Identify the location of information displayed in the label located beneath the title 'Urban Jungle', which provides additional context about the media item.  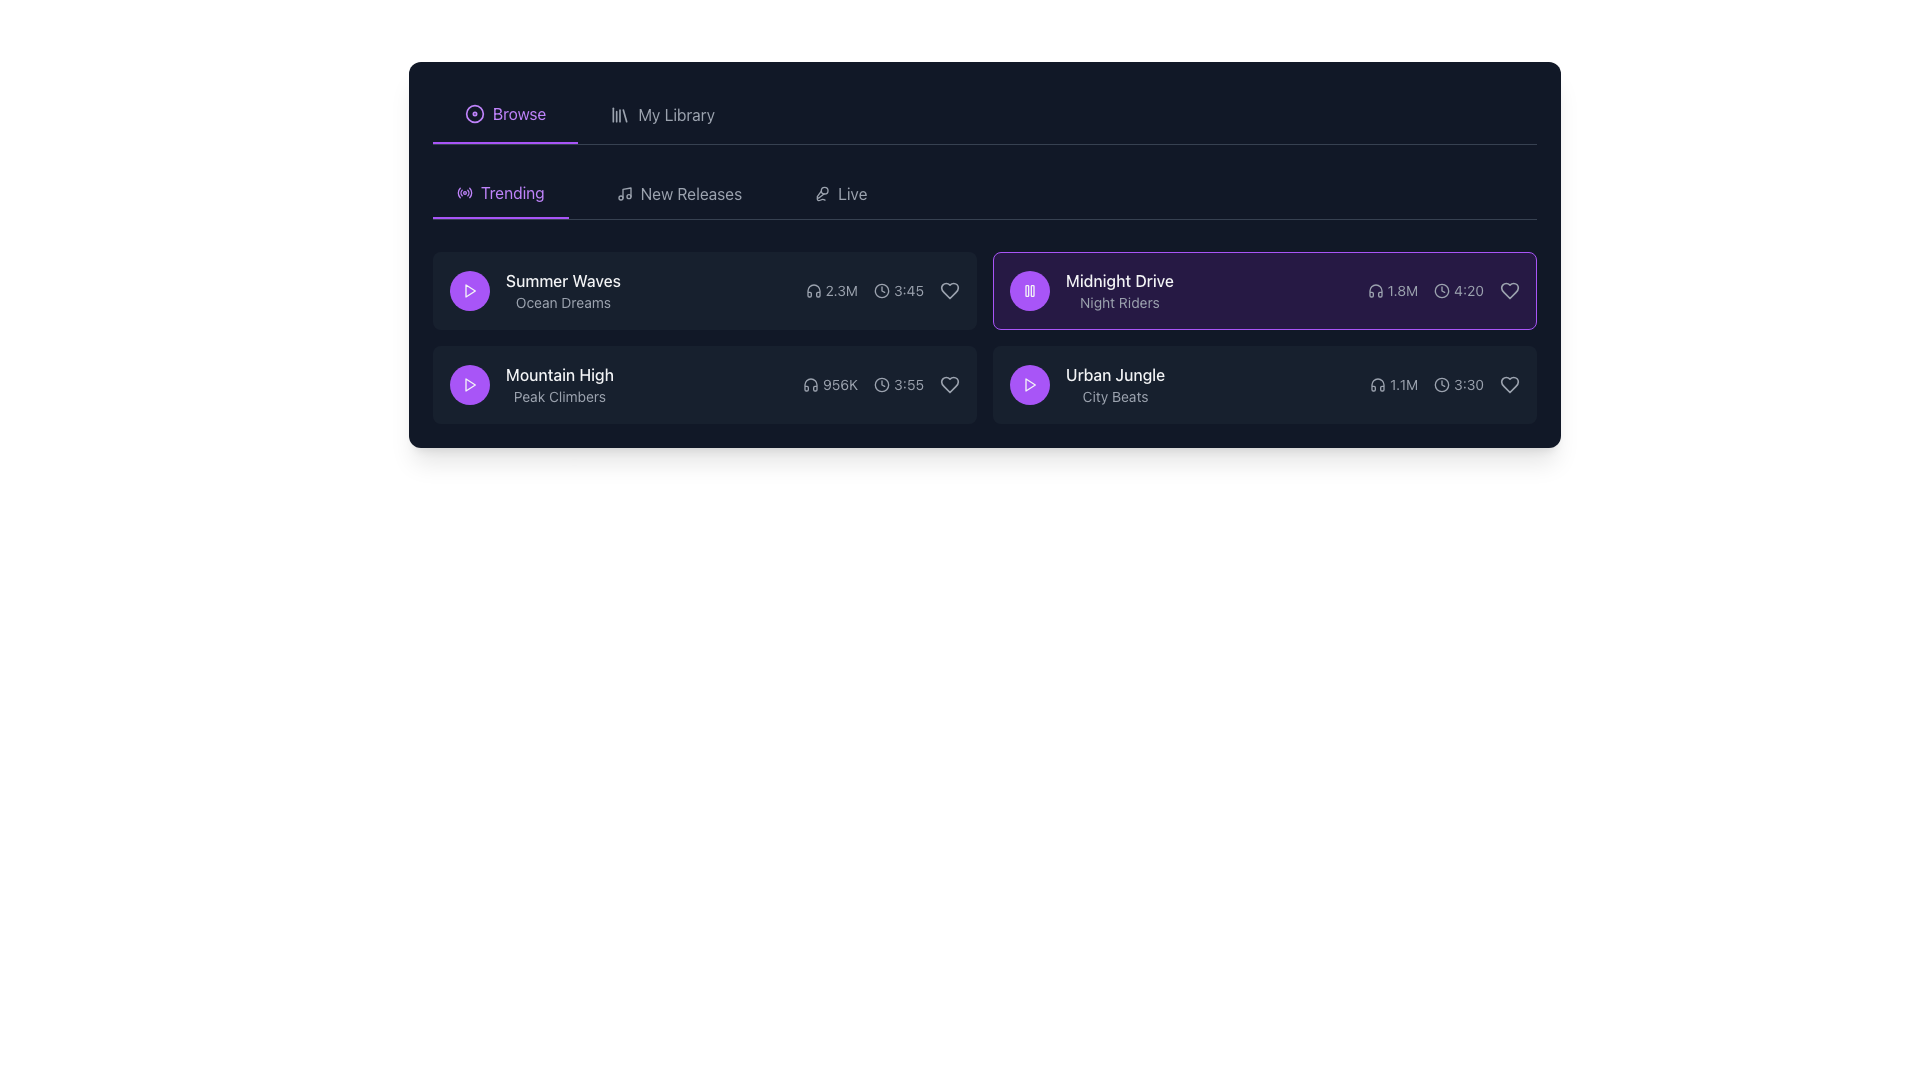
(1114, 397).